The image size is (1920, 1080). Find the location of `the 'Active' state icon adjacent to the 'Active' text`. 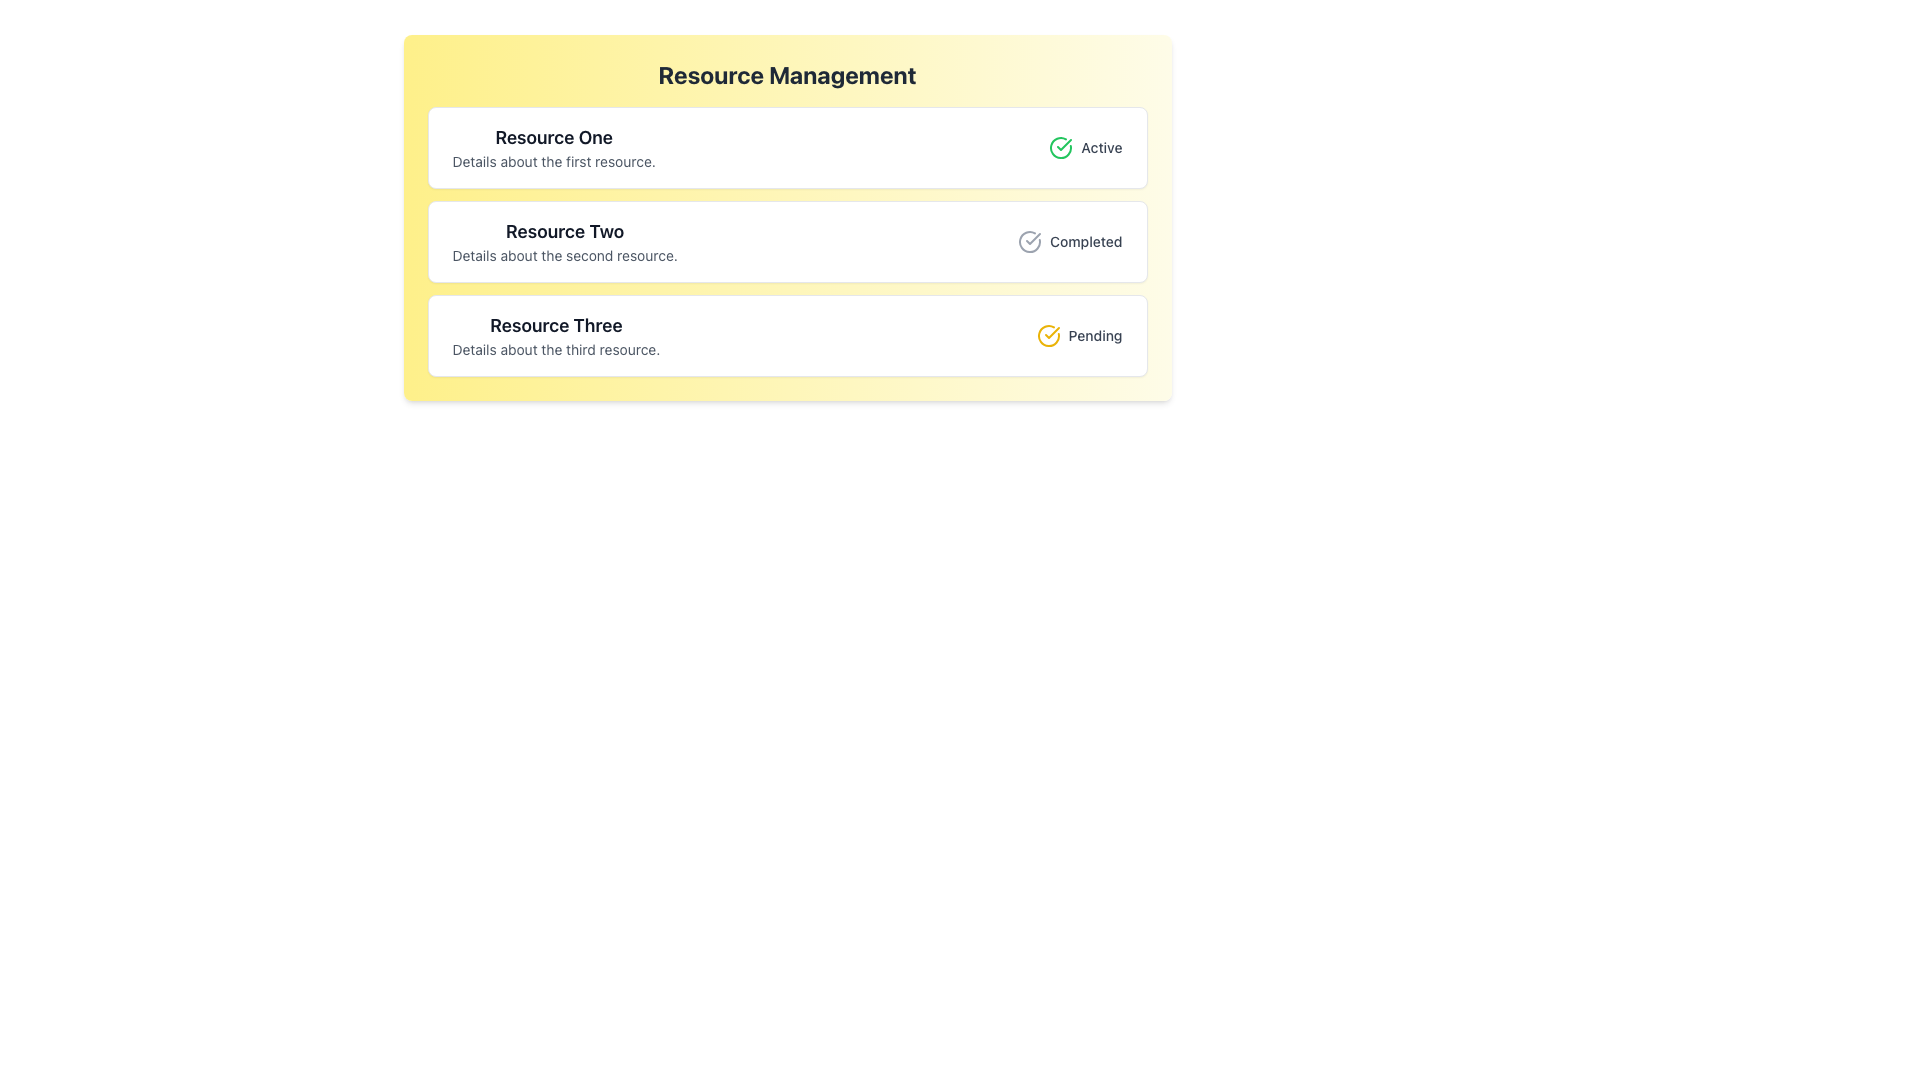

the 'Active' state icon adjacent to the 'Active' text is located at coordinates (1059, 146).